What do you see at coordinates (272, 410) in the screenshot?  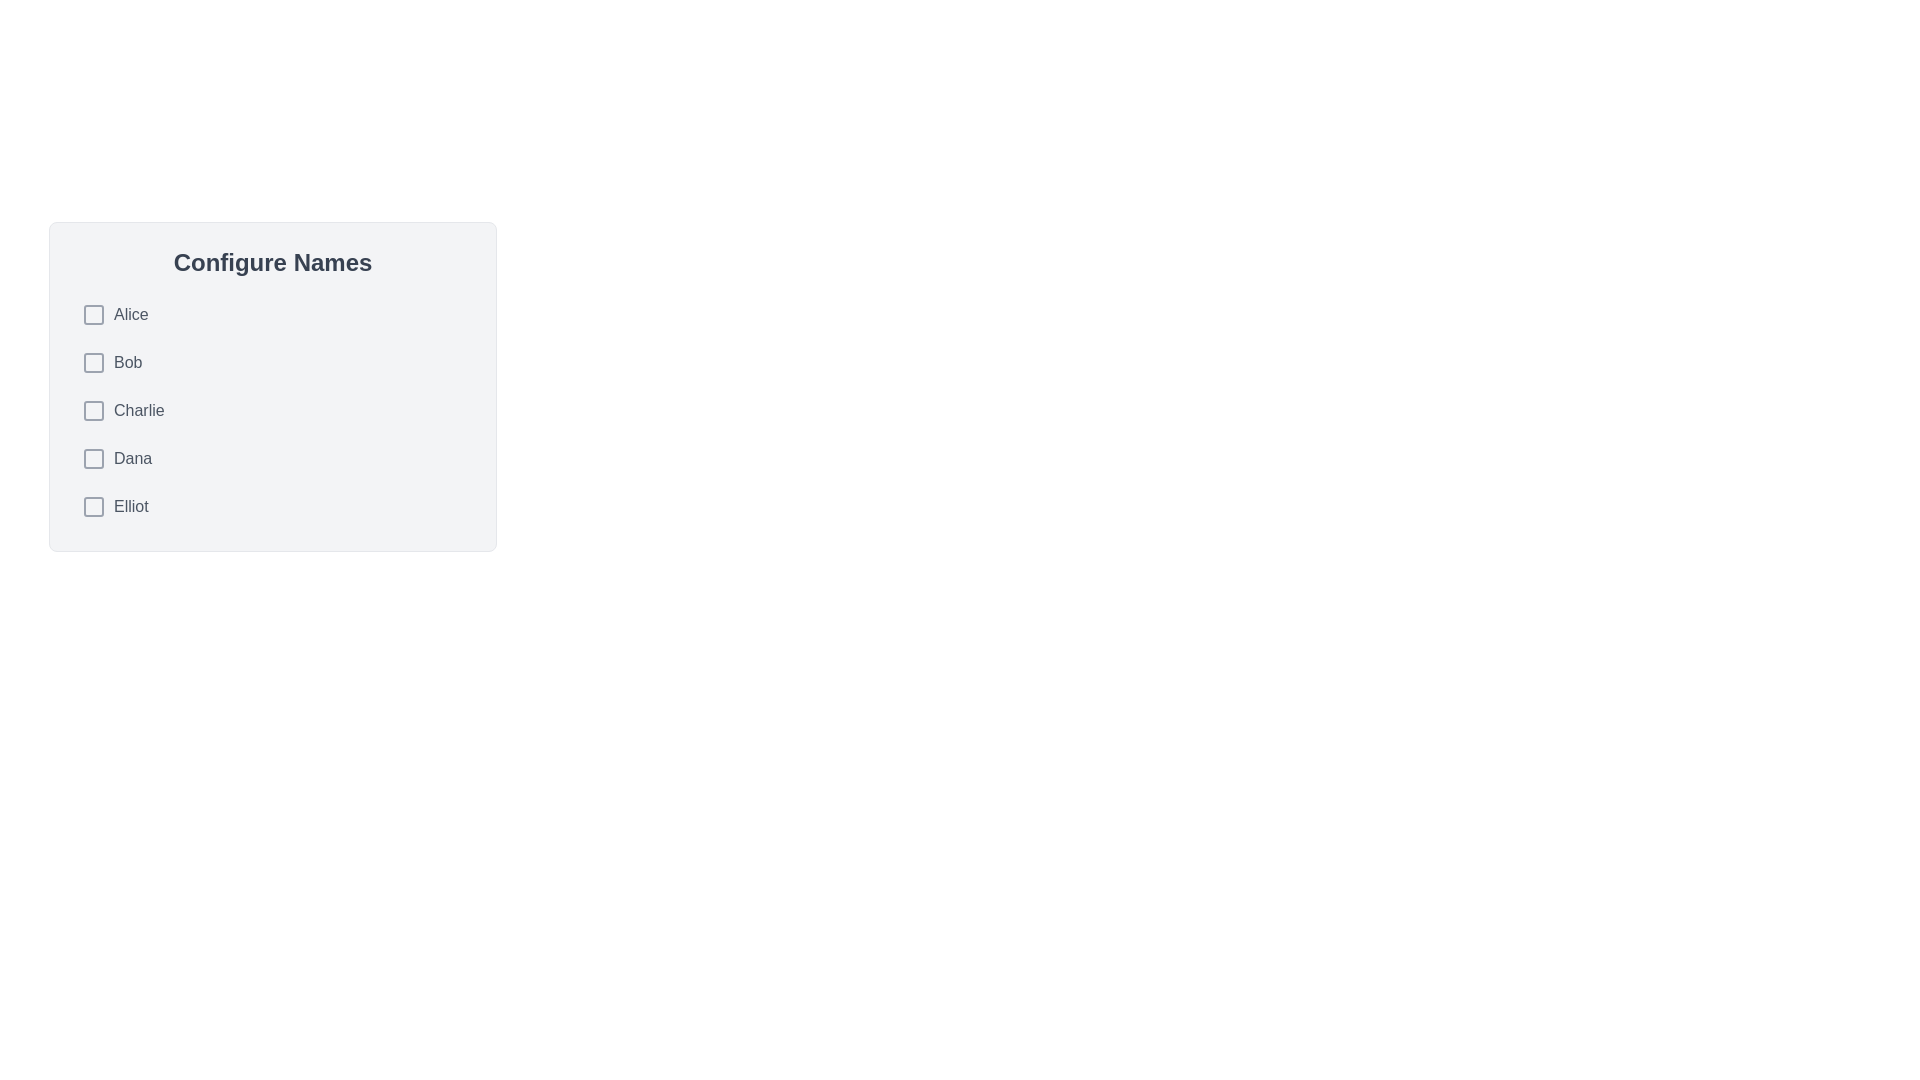 I see `the checkbox labeled 'Charlie'` at bounding box center [272, 410].